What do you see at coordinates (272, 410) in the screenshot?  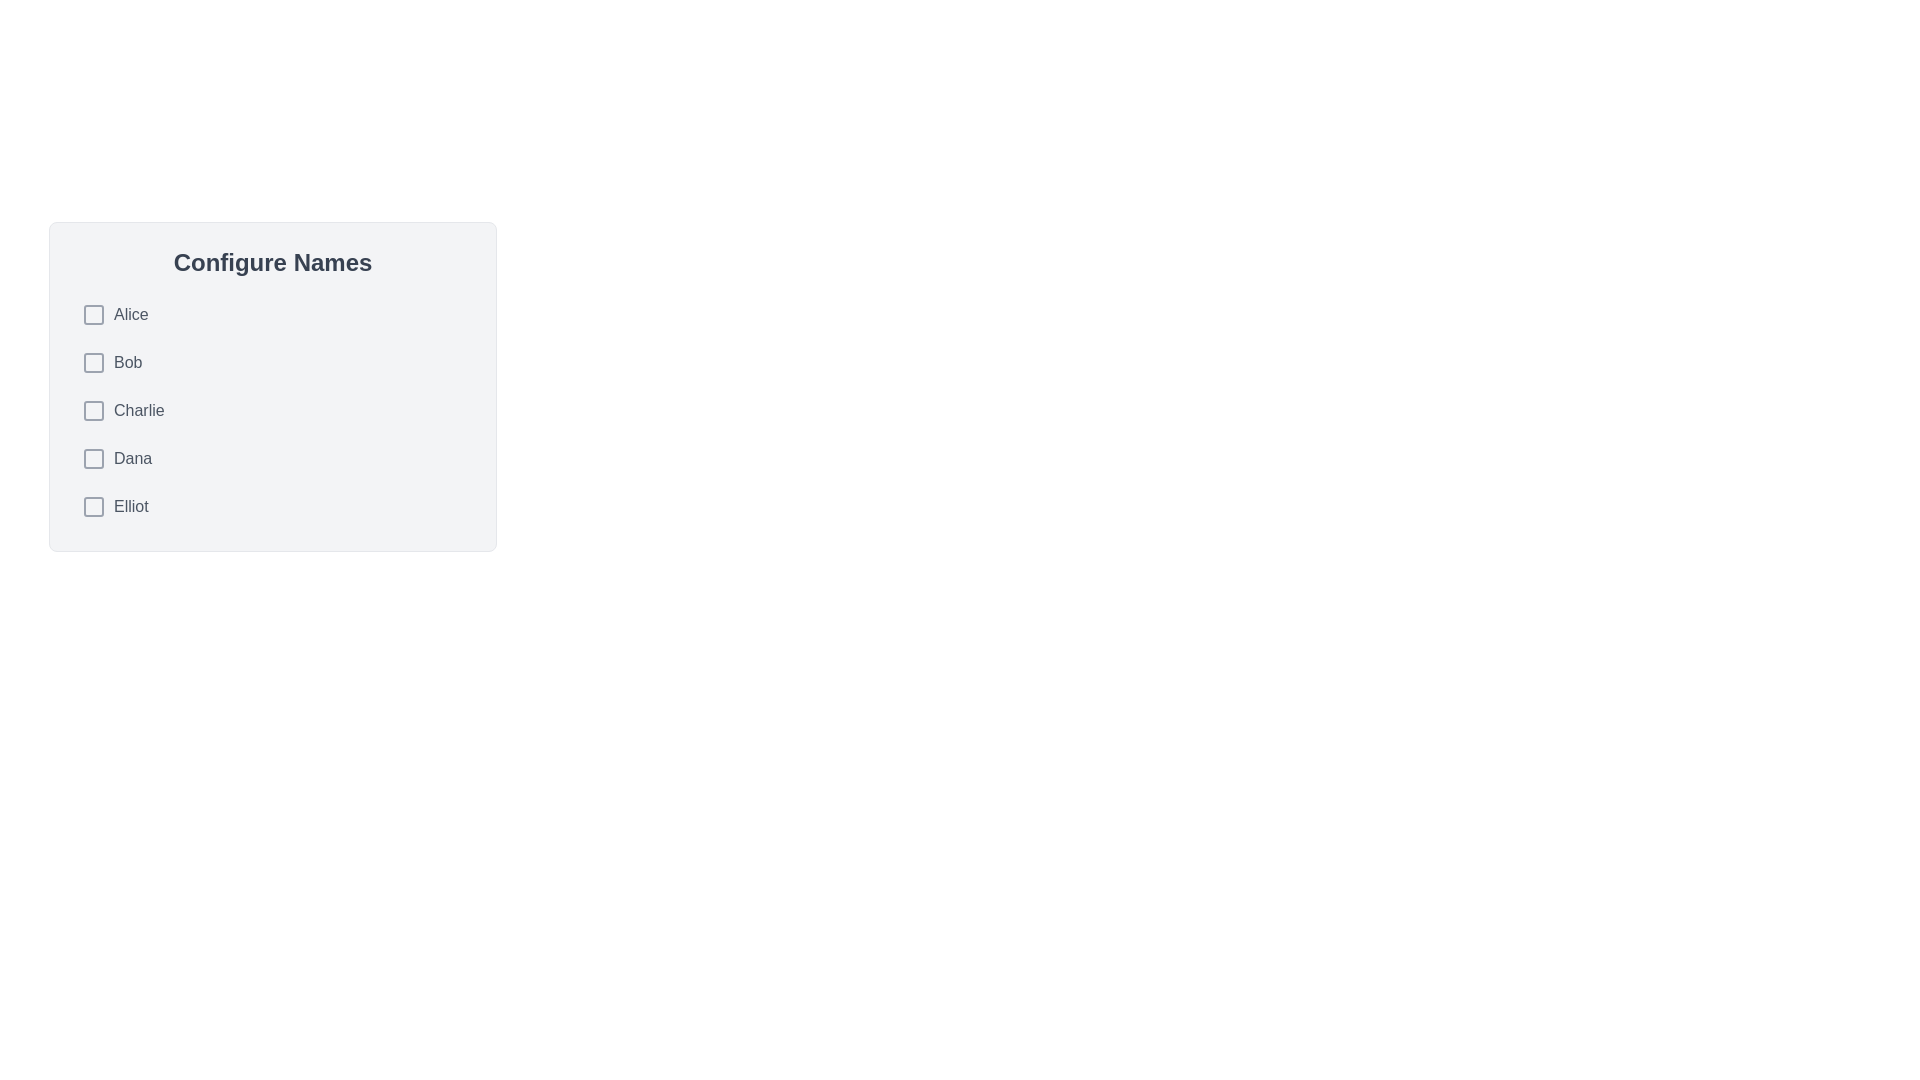 I see `the checkbox labeled 'Charlie'` at bounding box center [272, 410].